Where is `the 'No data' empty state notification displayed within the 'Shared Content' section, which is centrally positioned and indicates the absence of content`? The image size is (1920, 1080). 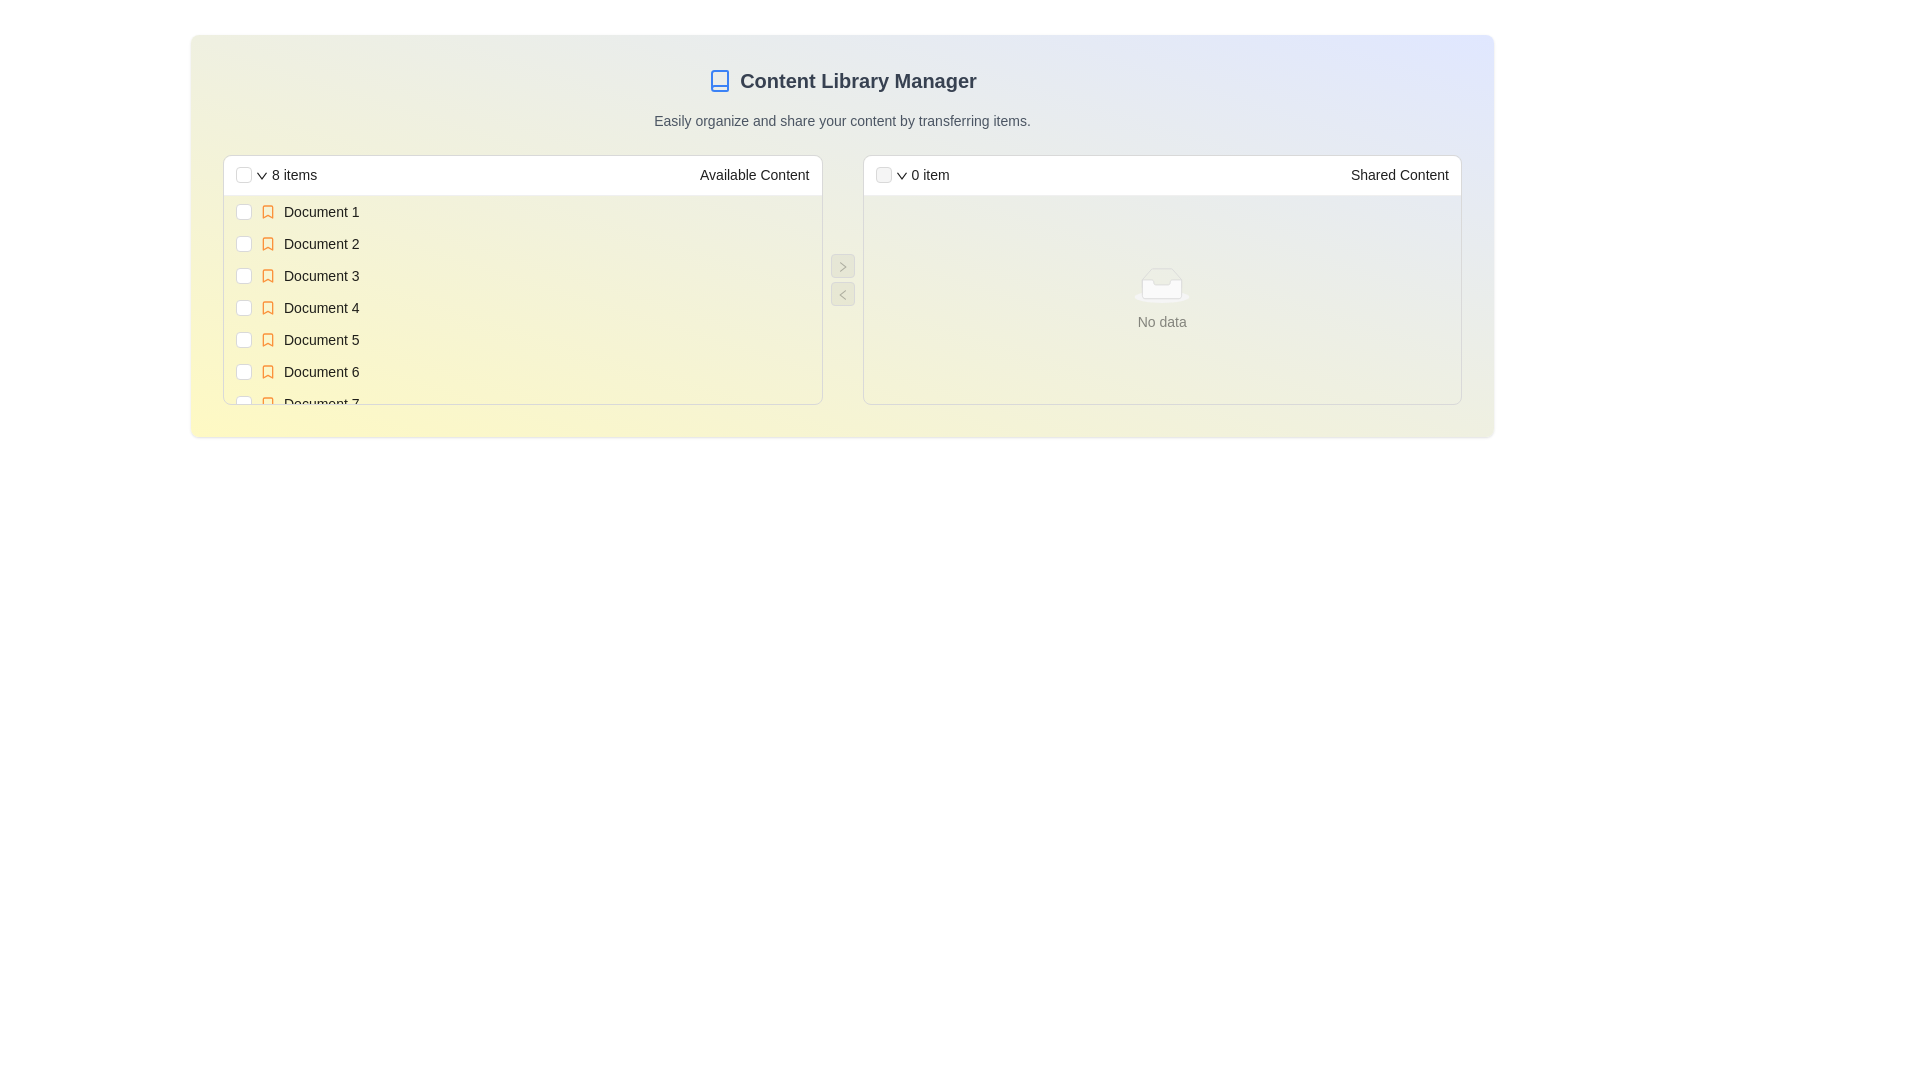
the 'No data' empty state notification displayed within the 'Shared Content' section, which is centrally positioned and indicates the absence of content is located at coordinates (1162, 300).